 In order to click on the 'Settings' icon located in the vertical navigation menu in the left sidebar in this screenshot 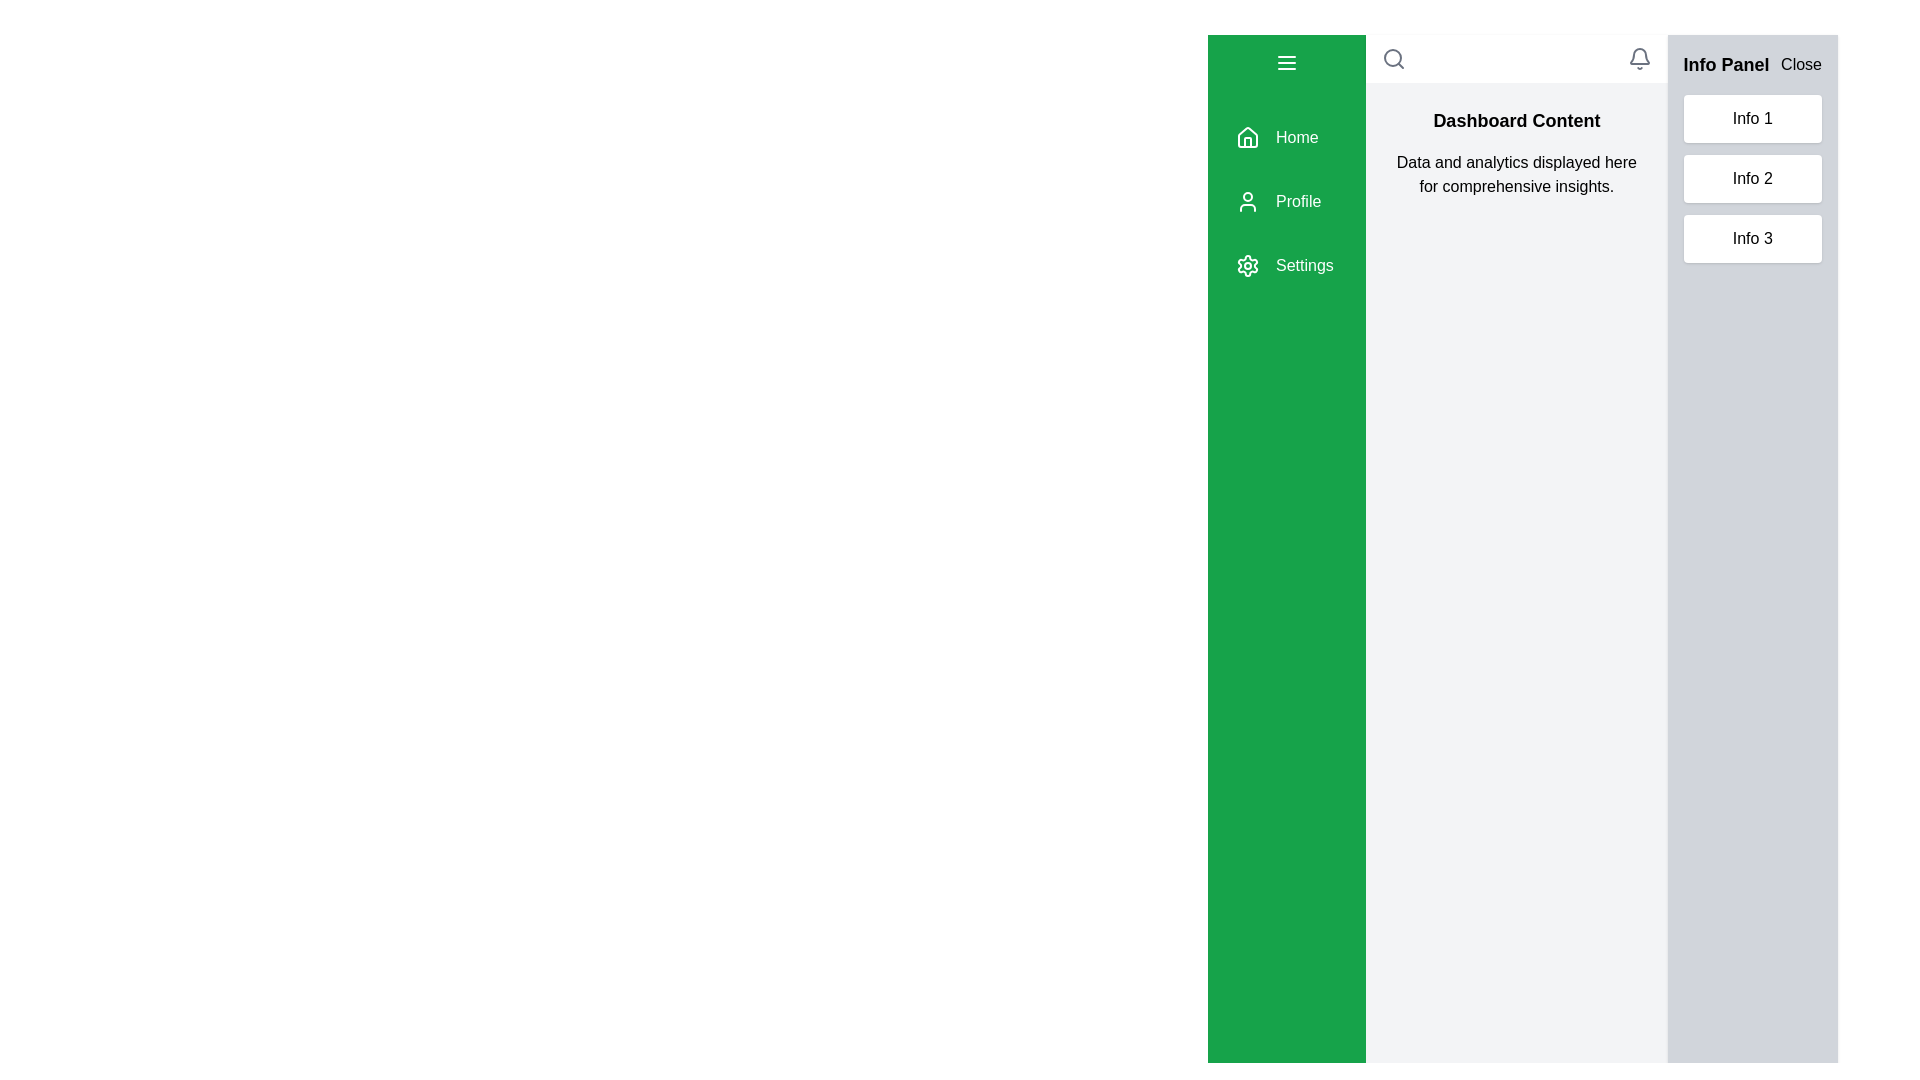, I will do `click(1247, 265)`.